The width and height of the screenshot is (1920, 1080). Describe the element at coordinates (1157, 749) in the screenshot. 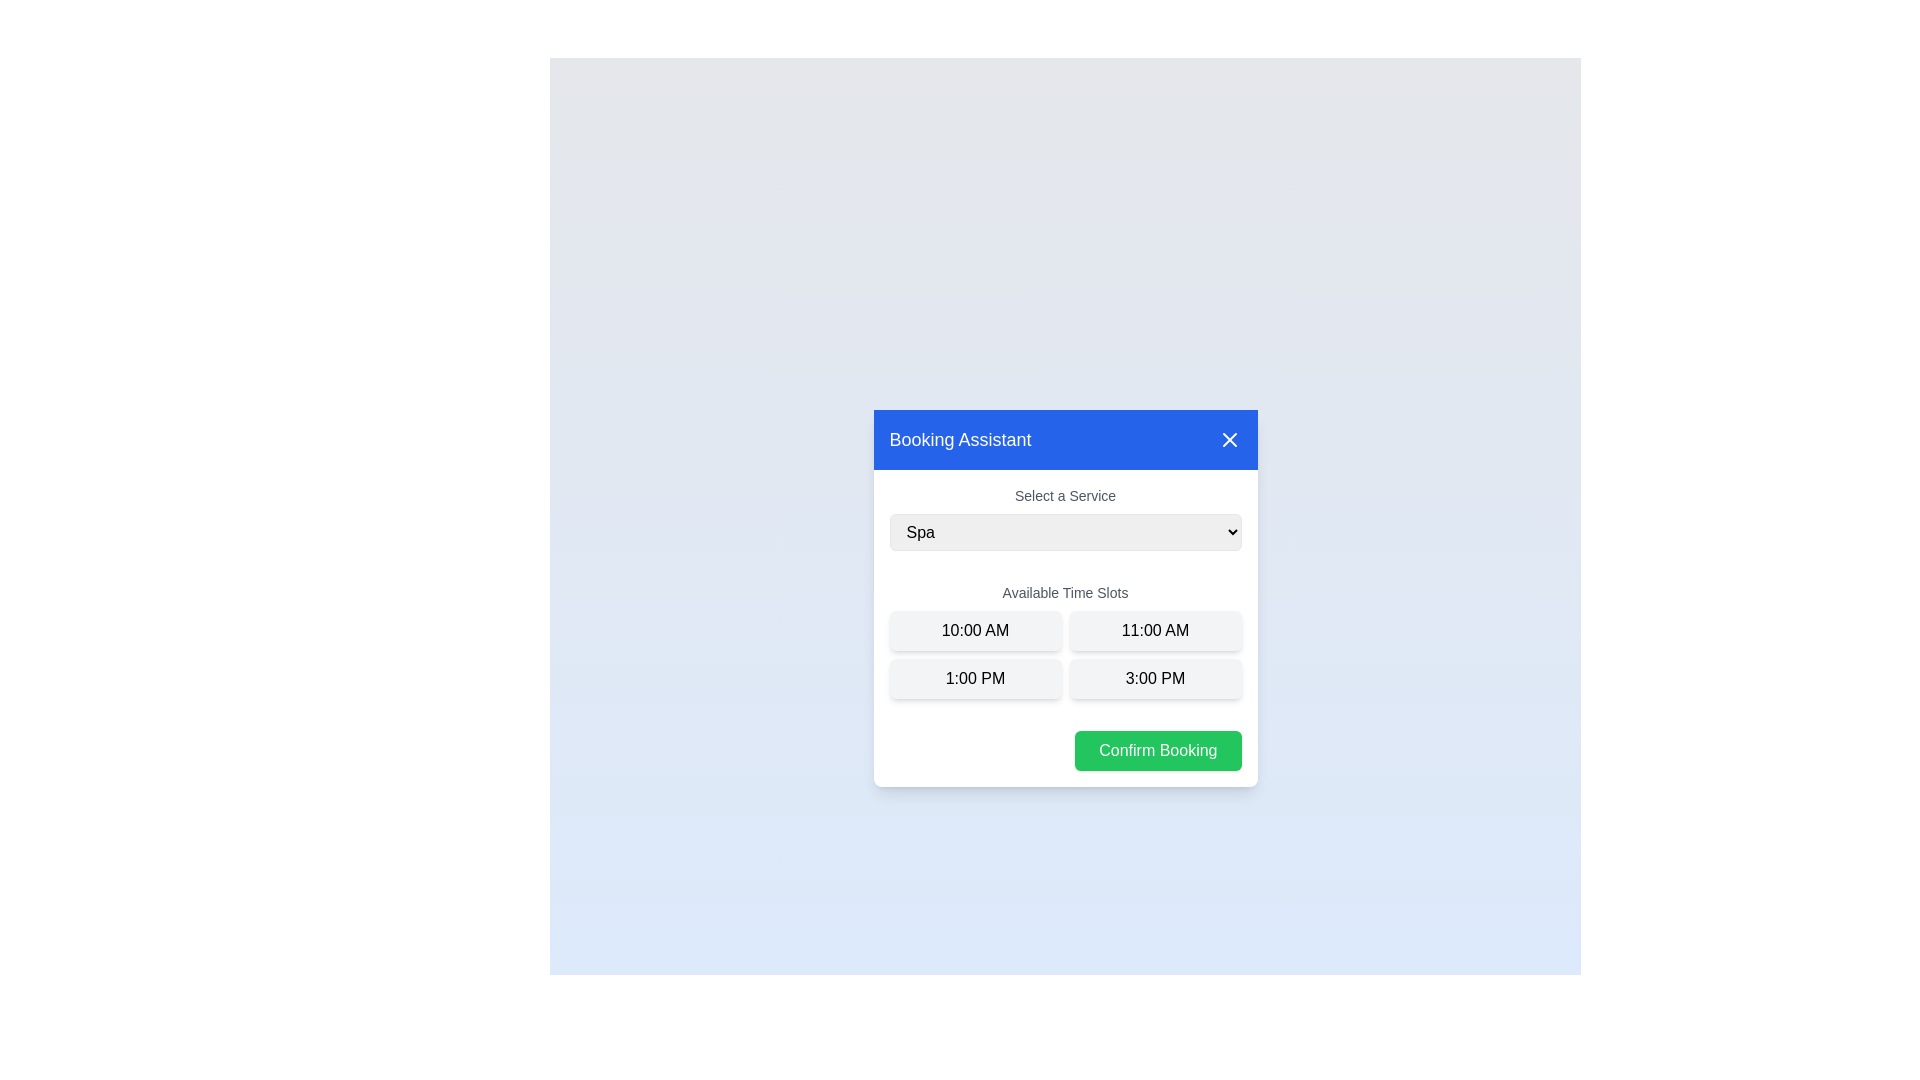

I see `the 'Confirm Booking' button to confirm the booking` at that location.